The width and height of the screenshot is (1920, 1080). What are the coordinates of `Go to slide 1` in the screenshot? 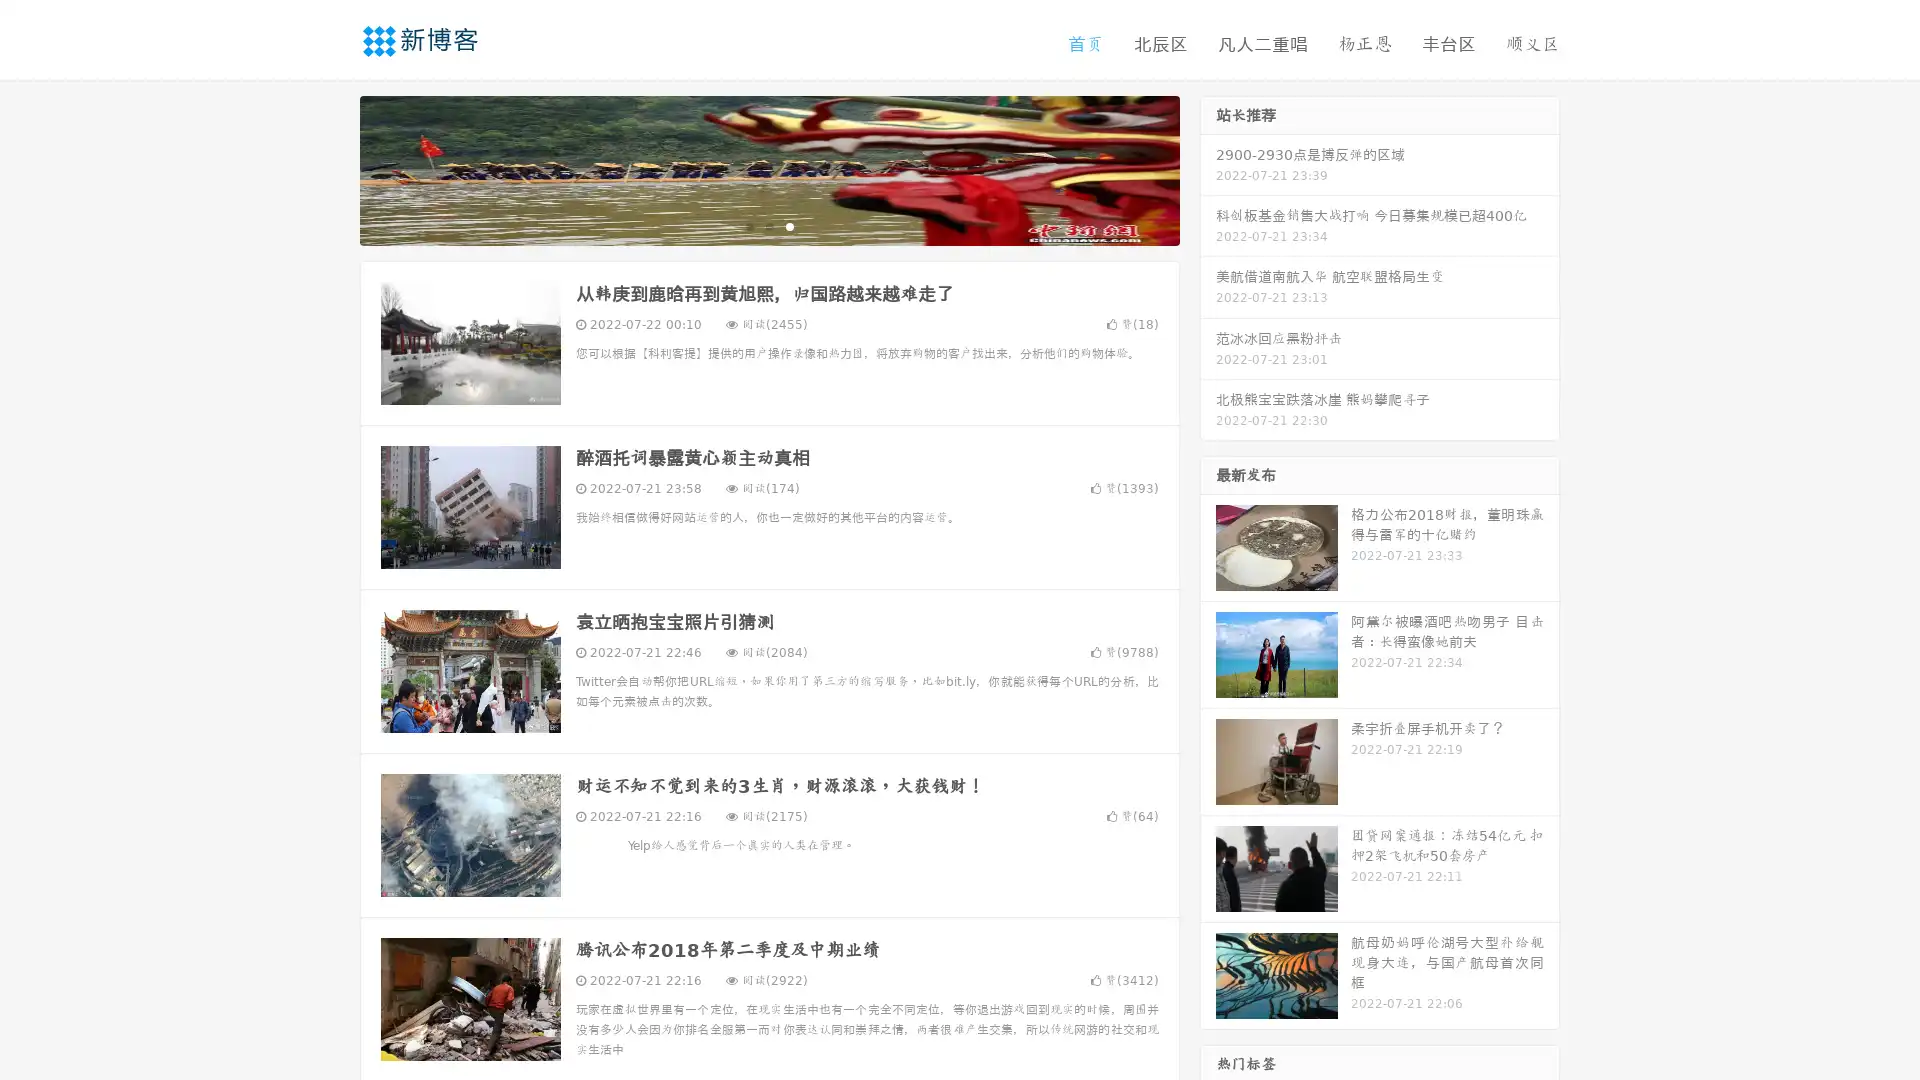 It's located at (748, 225).